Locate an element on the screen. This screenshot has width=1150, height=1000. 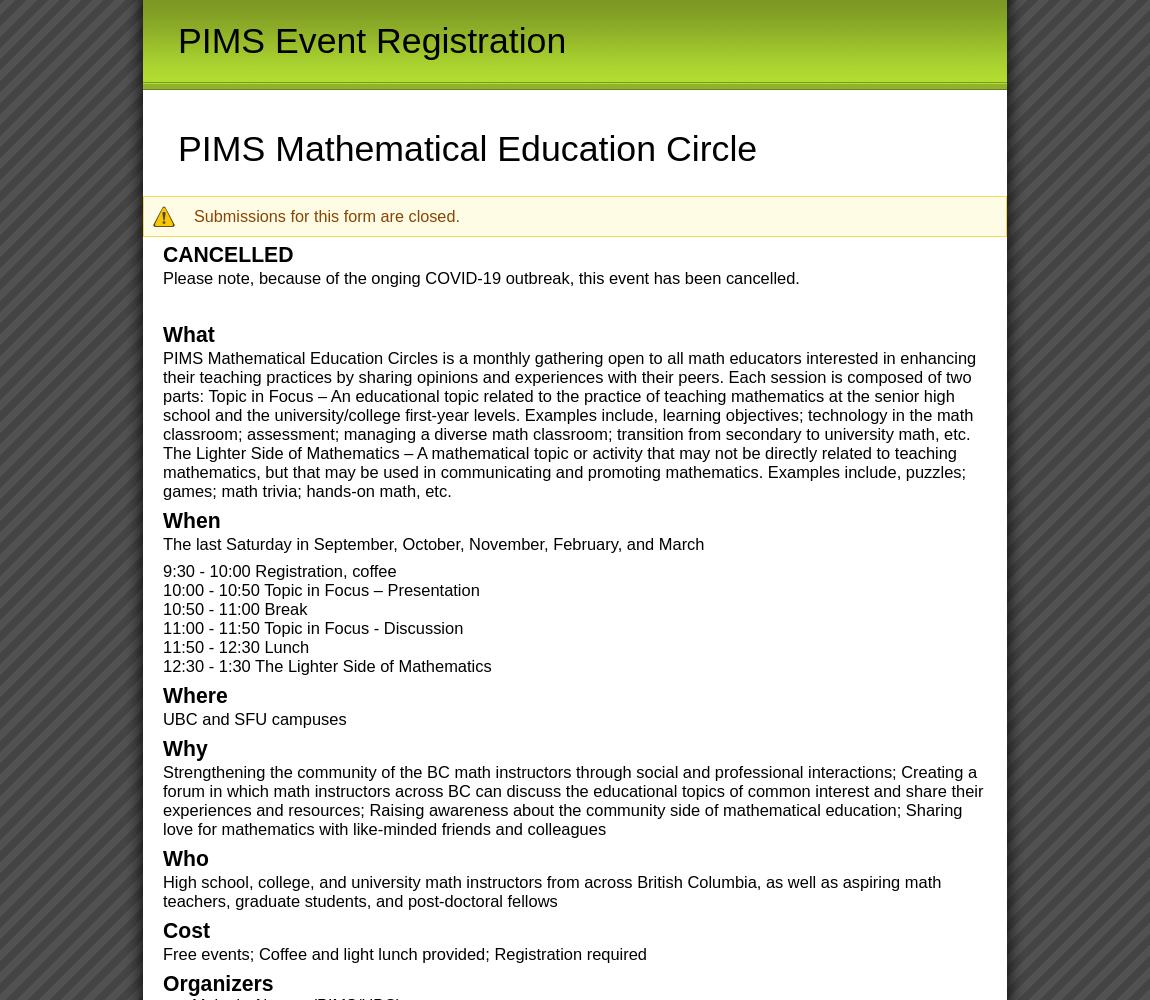
'Who' is located at coordinates (161, 857).